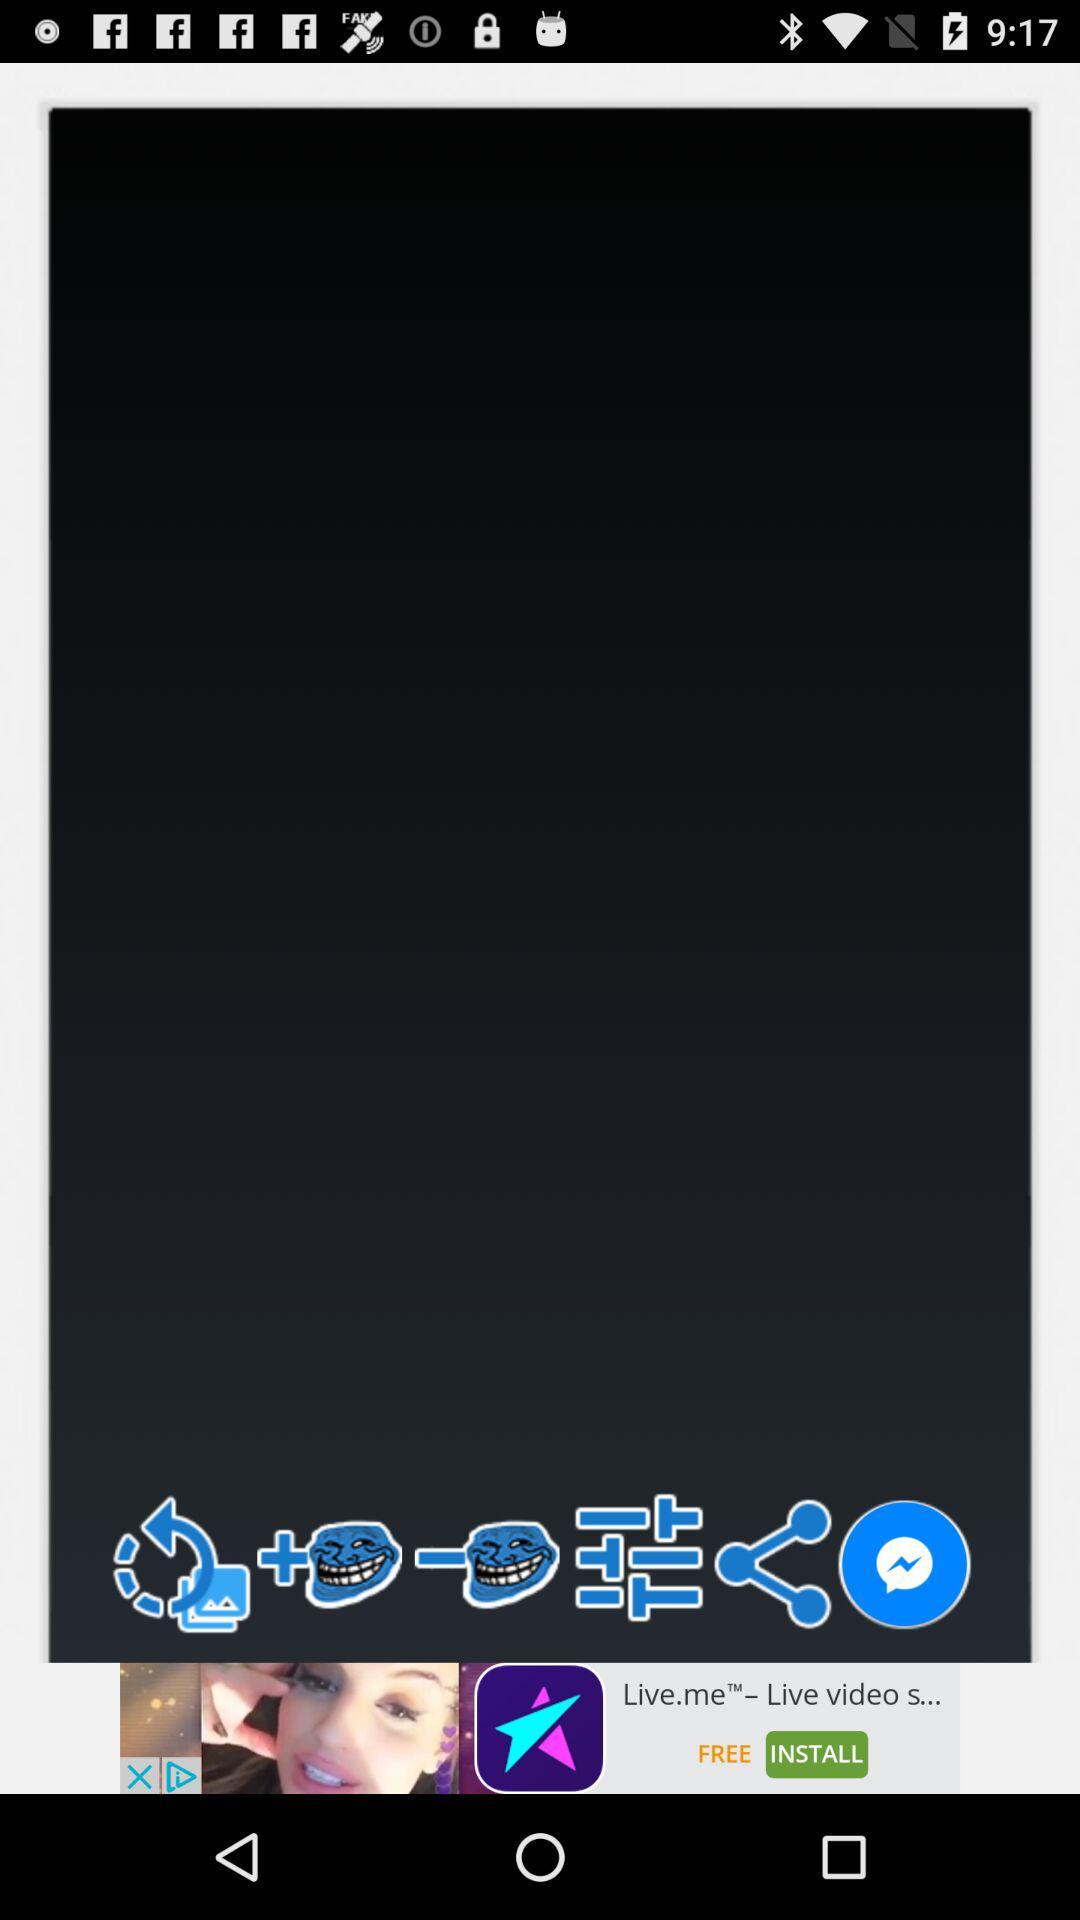 The image size is (1080, 1920). What do you see at coordinates (639, 1667) in the screenshot?
I see `the sliders icon` at bounding box center [639, 1667].